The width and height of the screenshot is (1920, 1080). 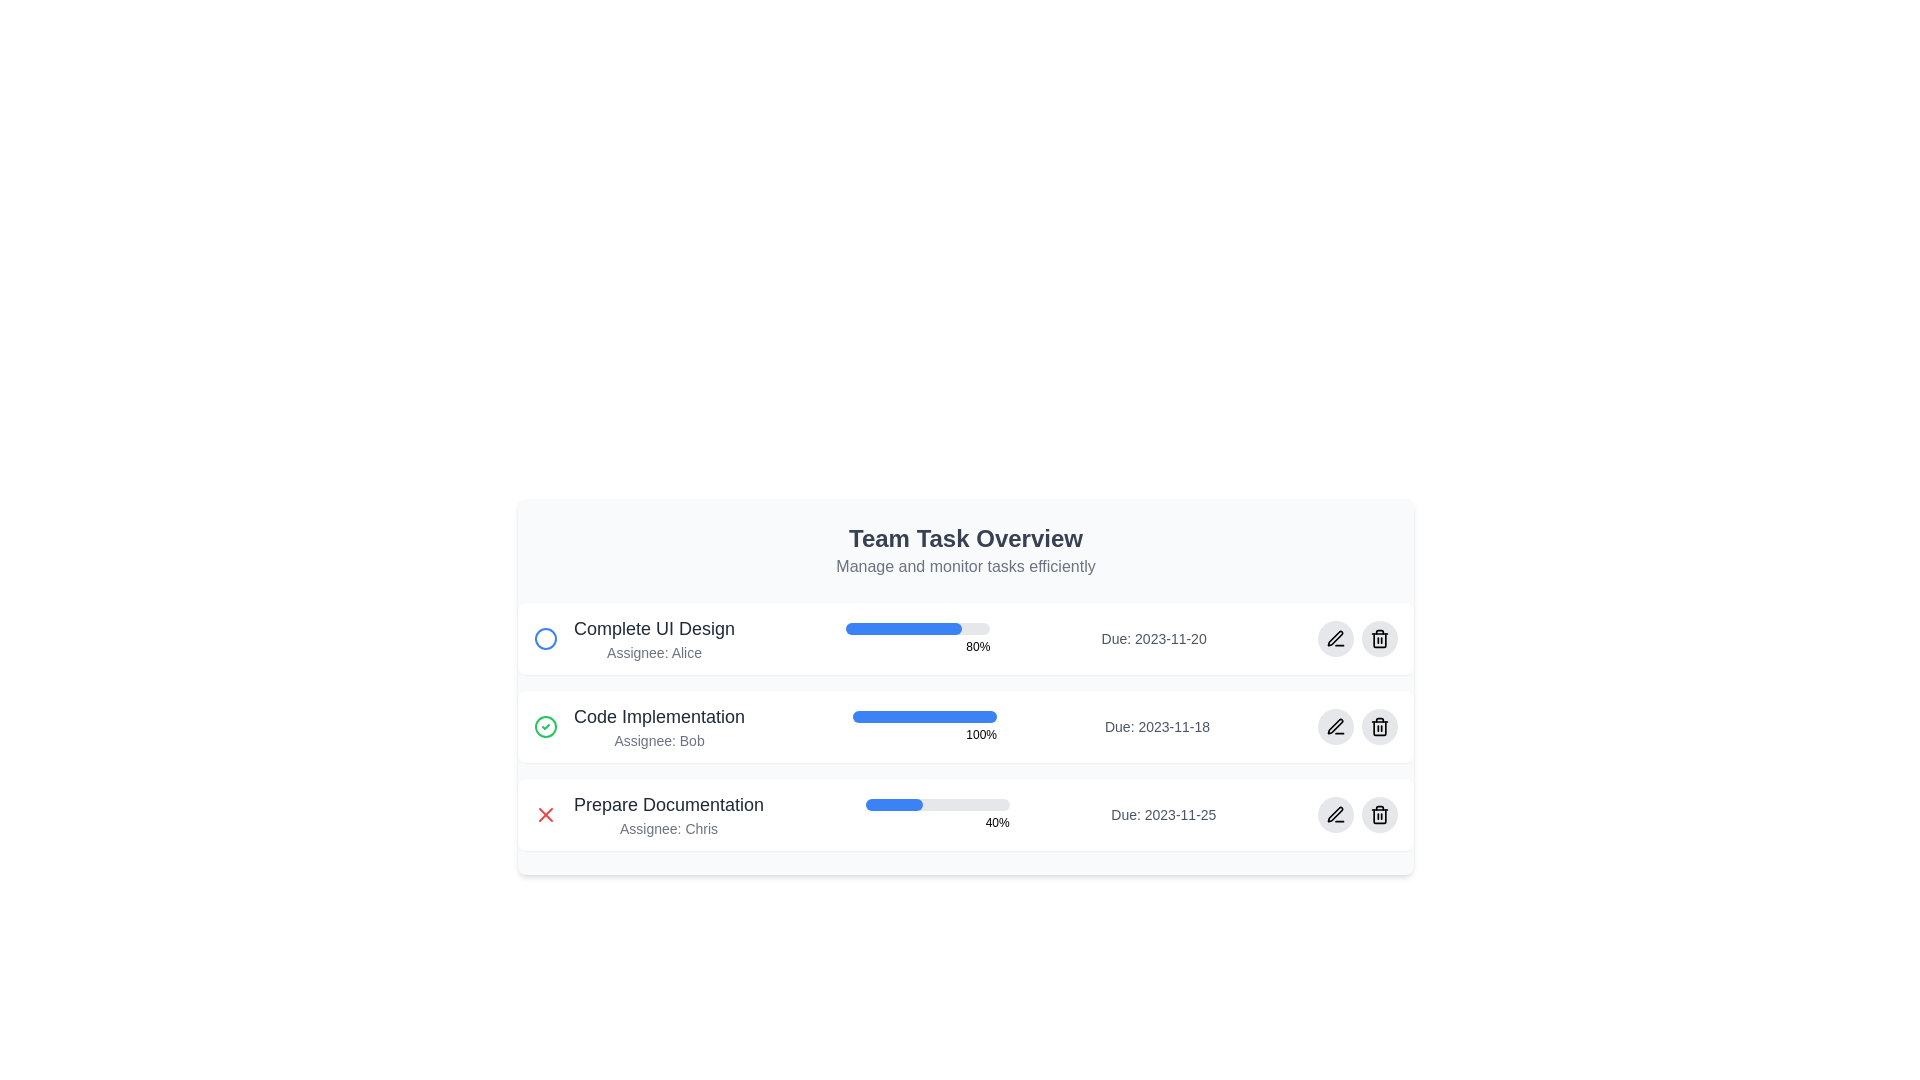 What do you see at coordinates (1154, 639) in the screenshot?
I see `the static text label displaying the date 'Due: 2023-11-20', which is positioned at the end of the task entry 'Complete UI Design'` at bounding box center [1154, 639].